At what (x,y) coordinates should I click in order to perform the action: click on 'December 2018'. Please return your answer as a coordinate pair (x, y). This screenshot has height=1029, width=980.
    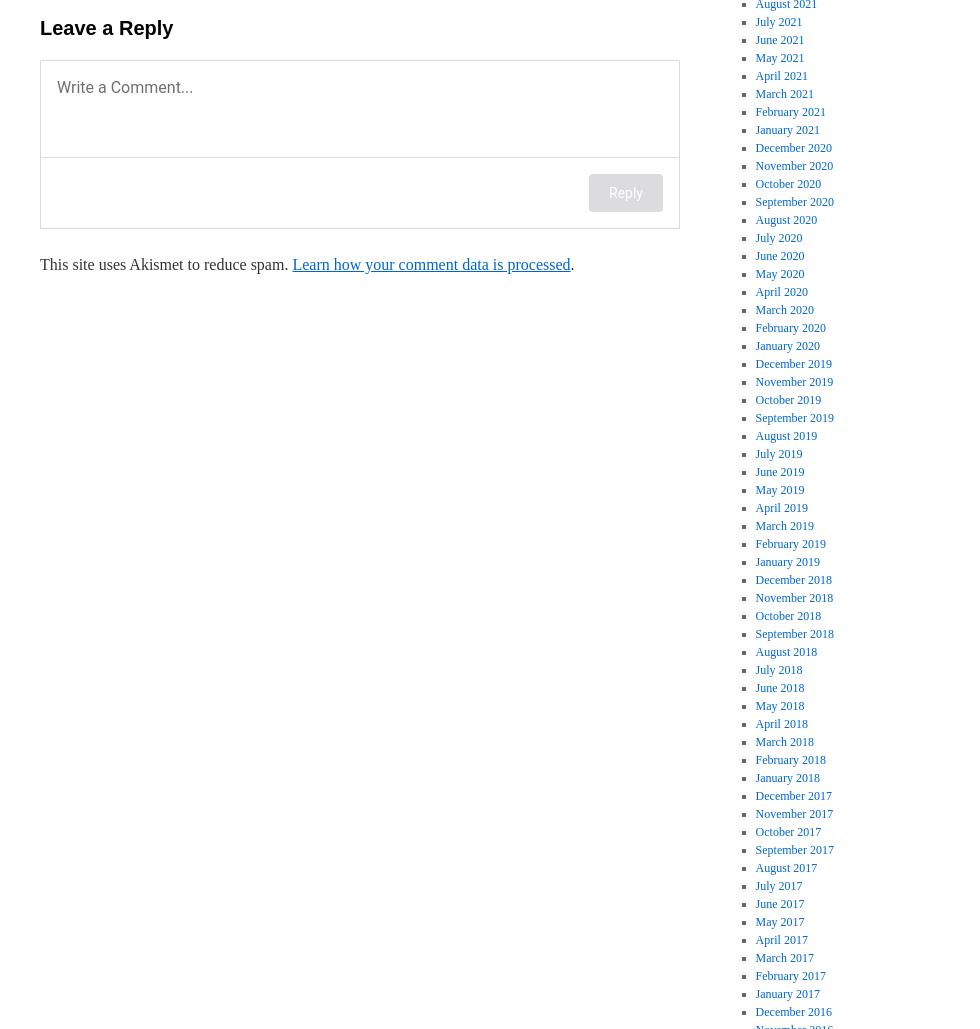
    Looking at the image, I should click on (793, 579).